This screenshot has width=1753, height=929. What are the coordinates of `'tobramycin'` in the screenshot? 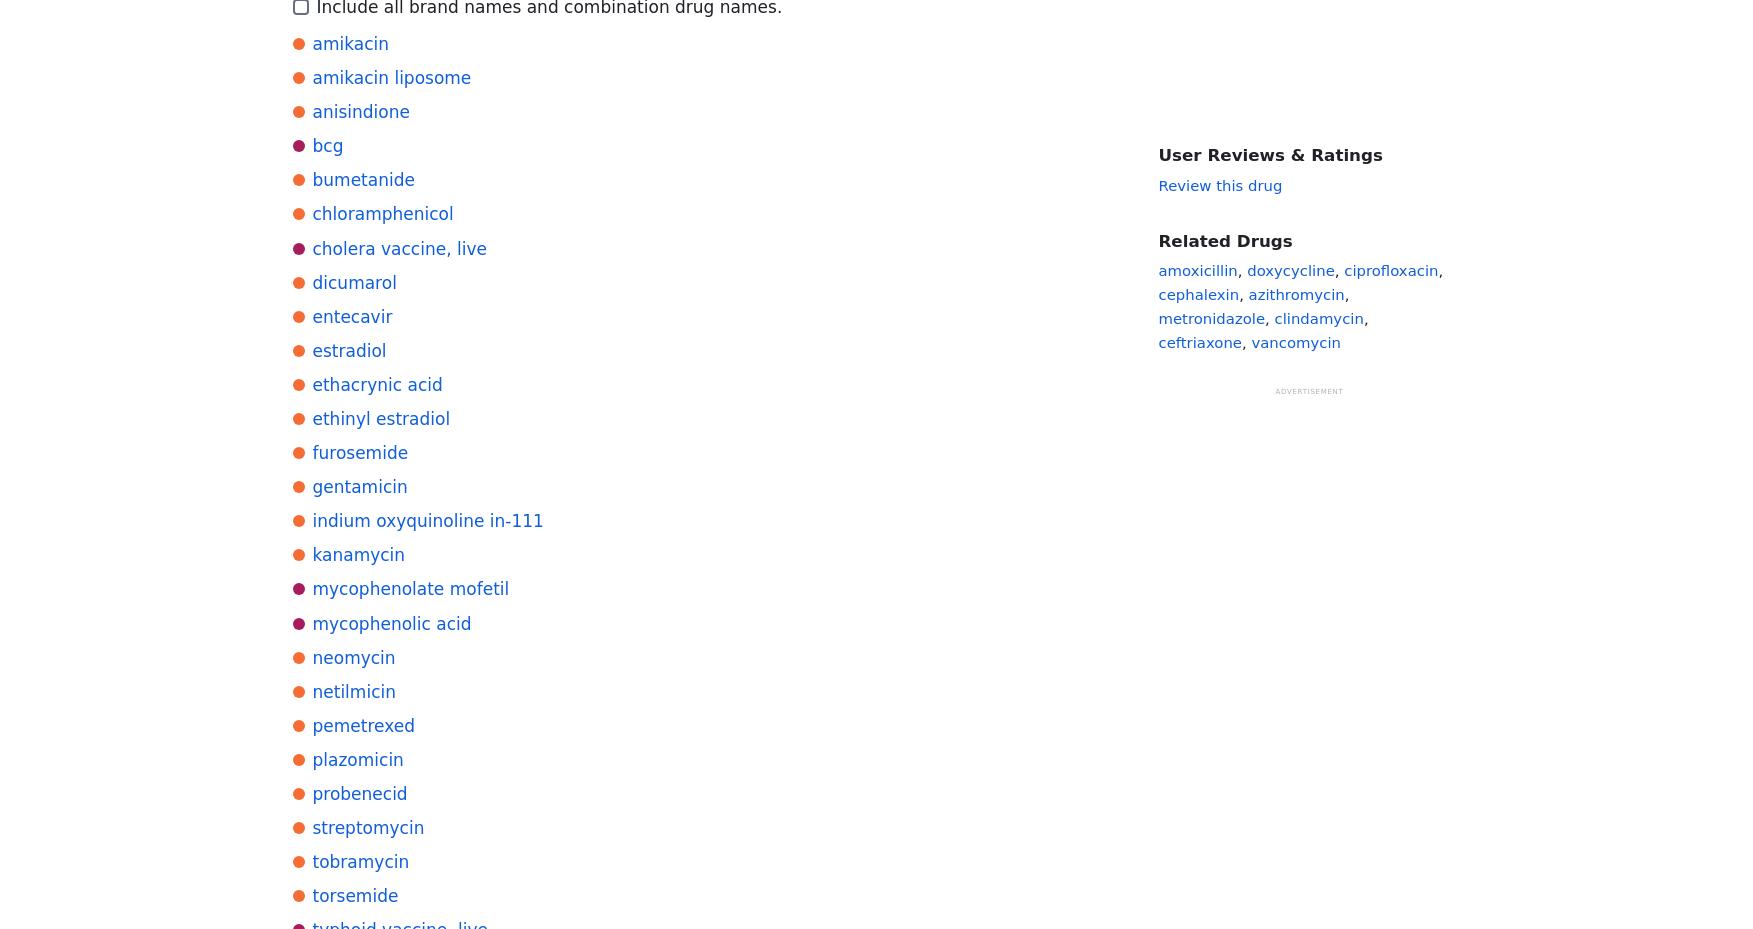 It's located at (360, 862).